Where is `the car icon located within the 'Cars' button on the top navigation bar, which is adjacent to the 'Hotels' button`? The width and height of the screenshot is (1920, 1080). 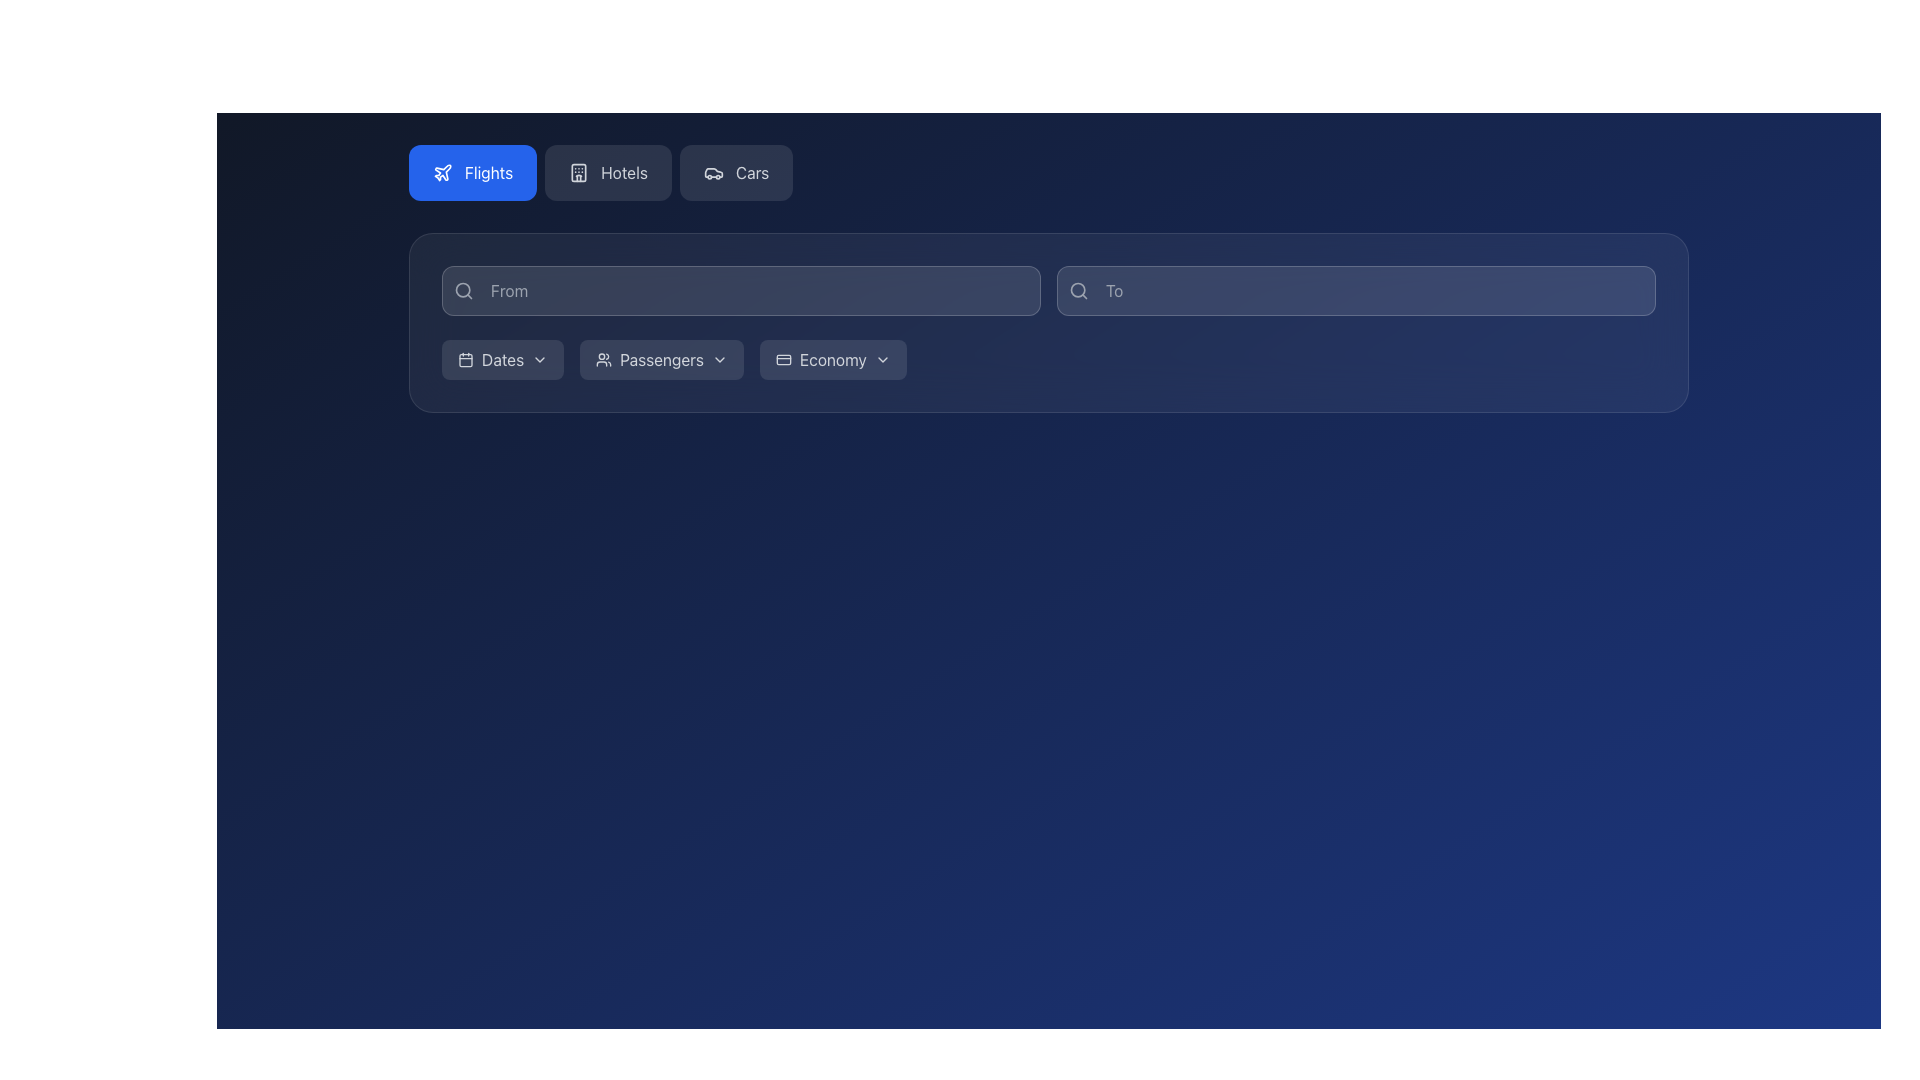
the car icon located within the 'Cars' button on the top navigation bar, which is adjacent to the 'Hotels' button is located at coordinates (713, 172).